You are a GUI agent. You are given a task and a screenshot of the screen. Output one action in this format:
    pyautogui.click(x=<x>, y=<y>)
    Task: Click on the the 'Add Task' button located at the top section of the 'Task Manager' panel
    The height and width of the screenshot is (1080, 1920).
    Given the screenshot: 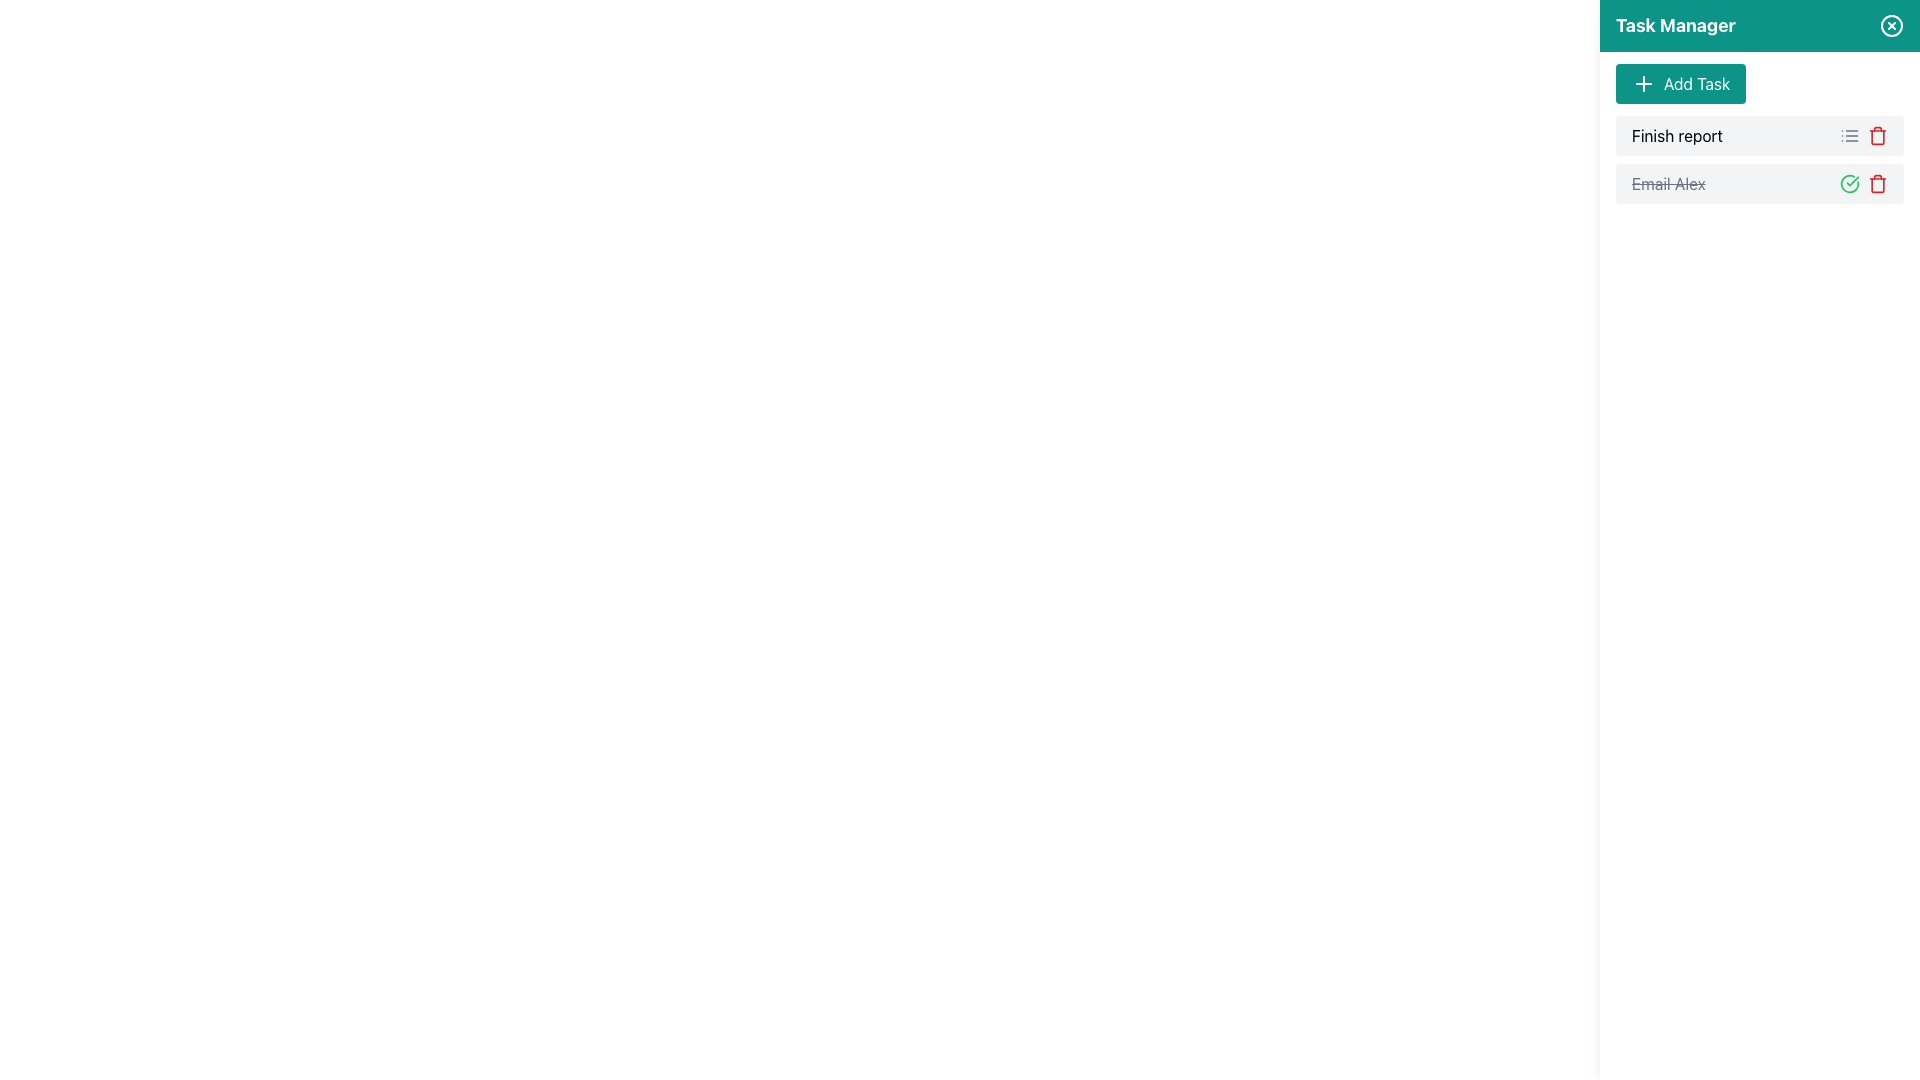 What is the action you would take?
    pyautogui.click(x=1680, y=83)
    